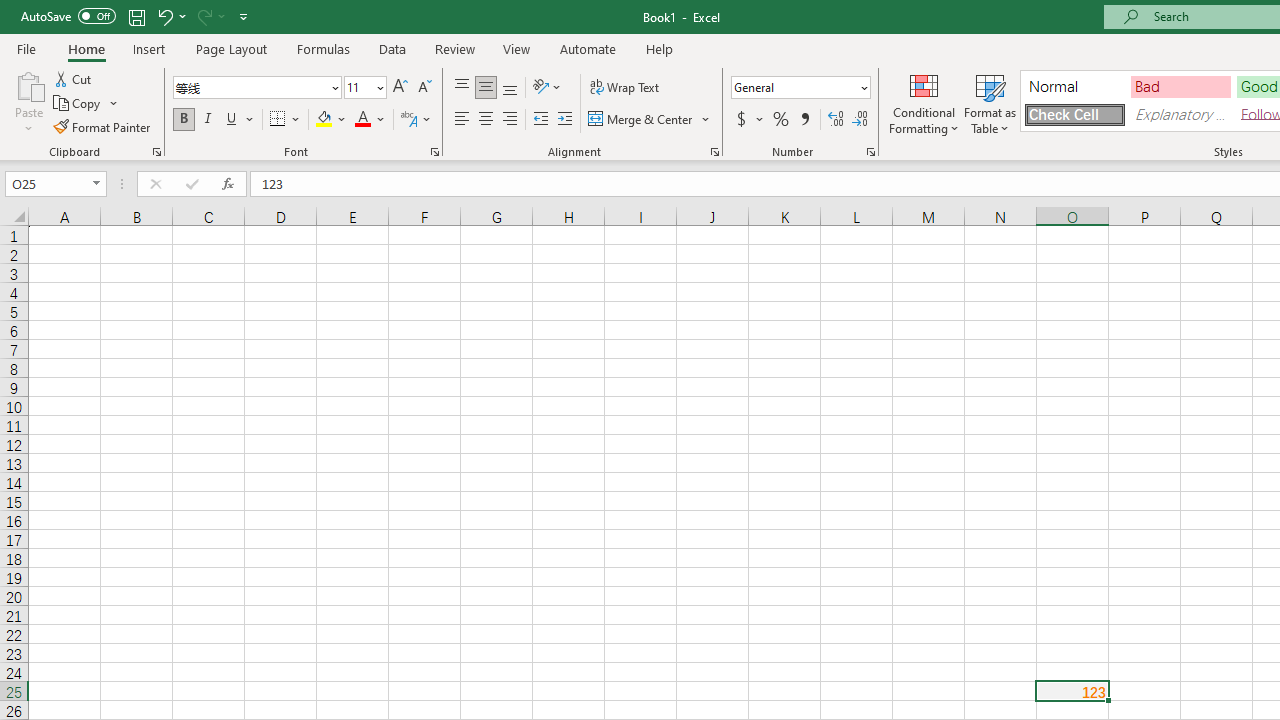 This screenshot has height=720, width=1280. I want to click on 'Format Cell Number', so click(871, 150).